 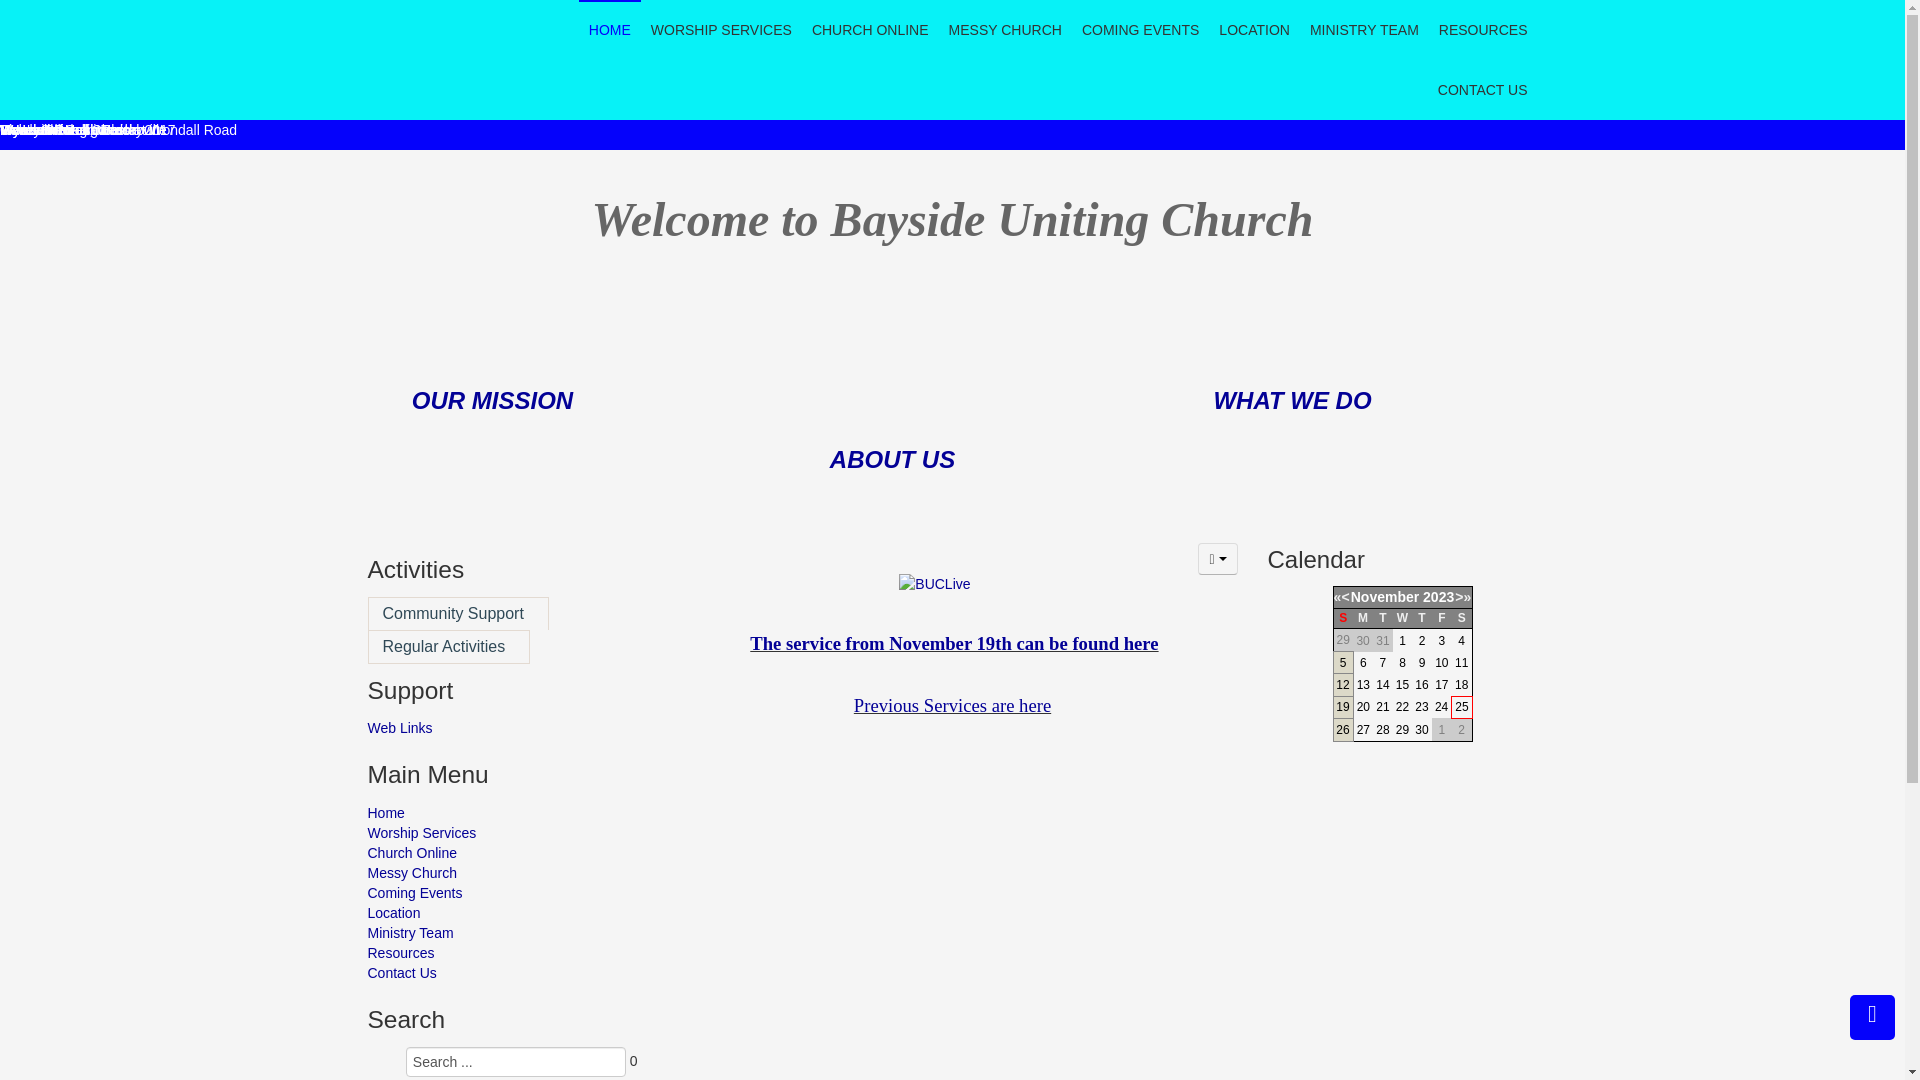 What do you see at coordinates (1420, 705) in the screenshot?
I see `'23'` at bounding box center [1420, 705].